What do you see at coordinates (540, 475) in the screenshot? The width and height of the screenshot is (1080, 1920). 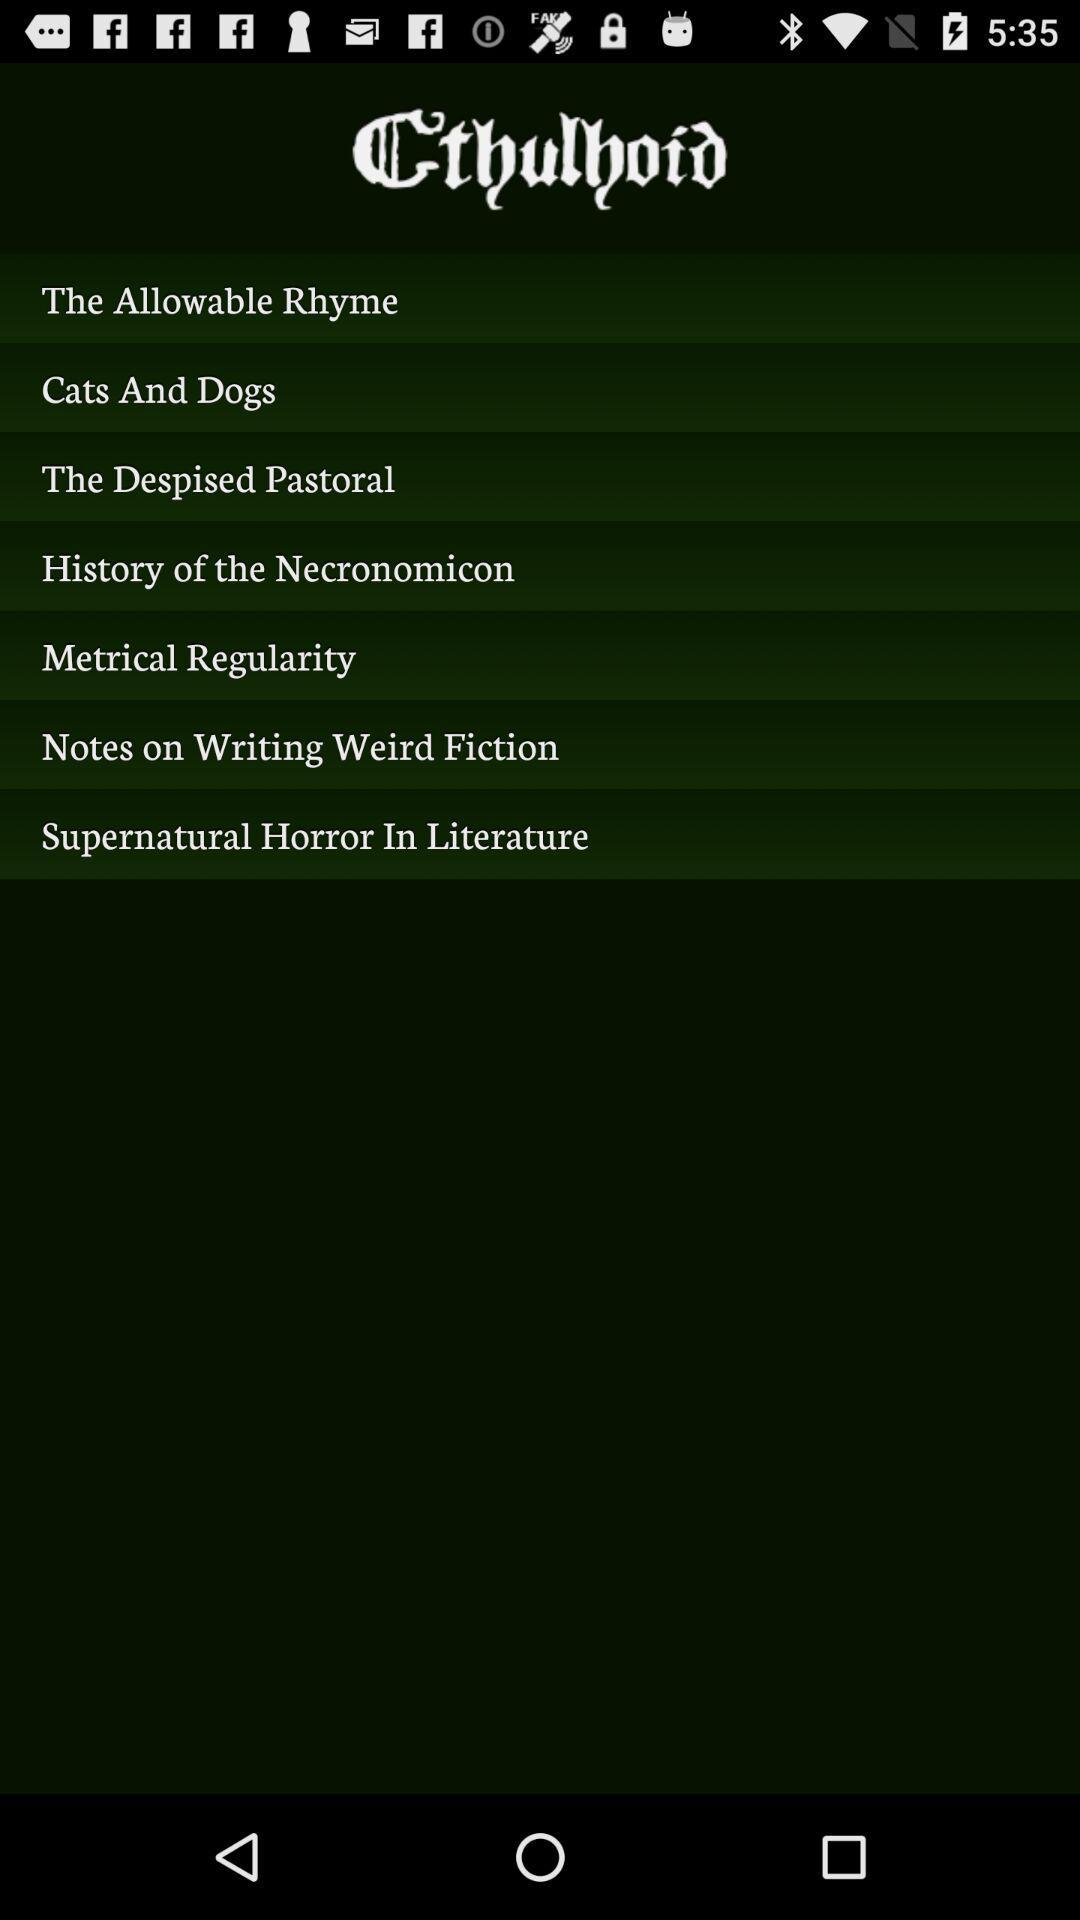 I see `the item above the history of the item` at bounding box center [540, 475].